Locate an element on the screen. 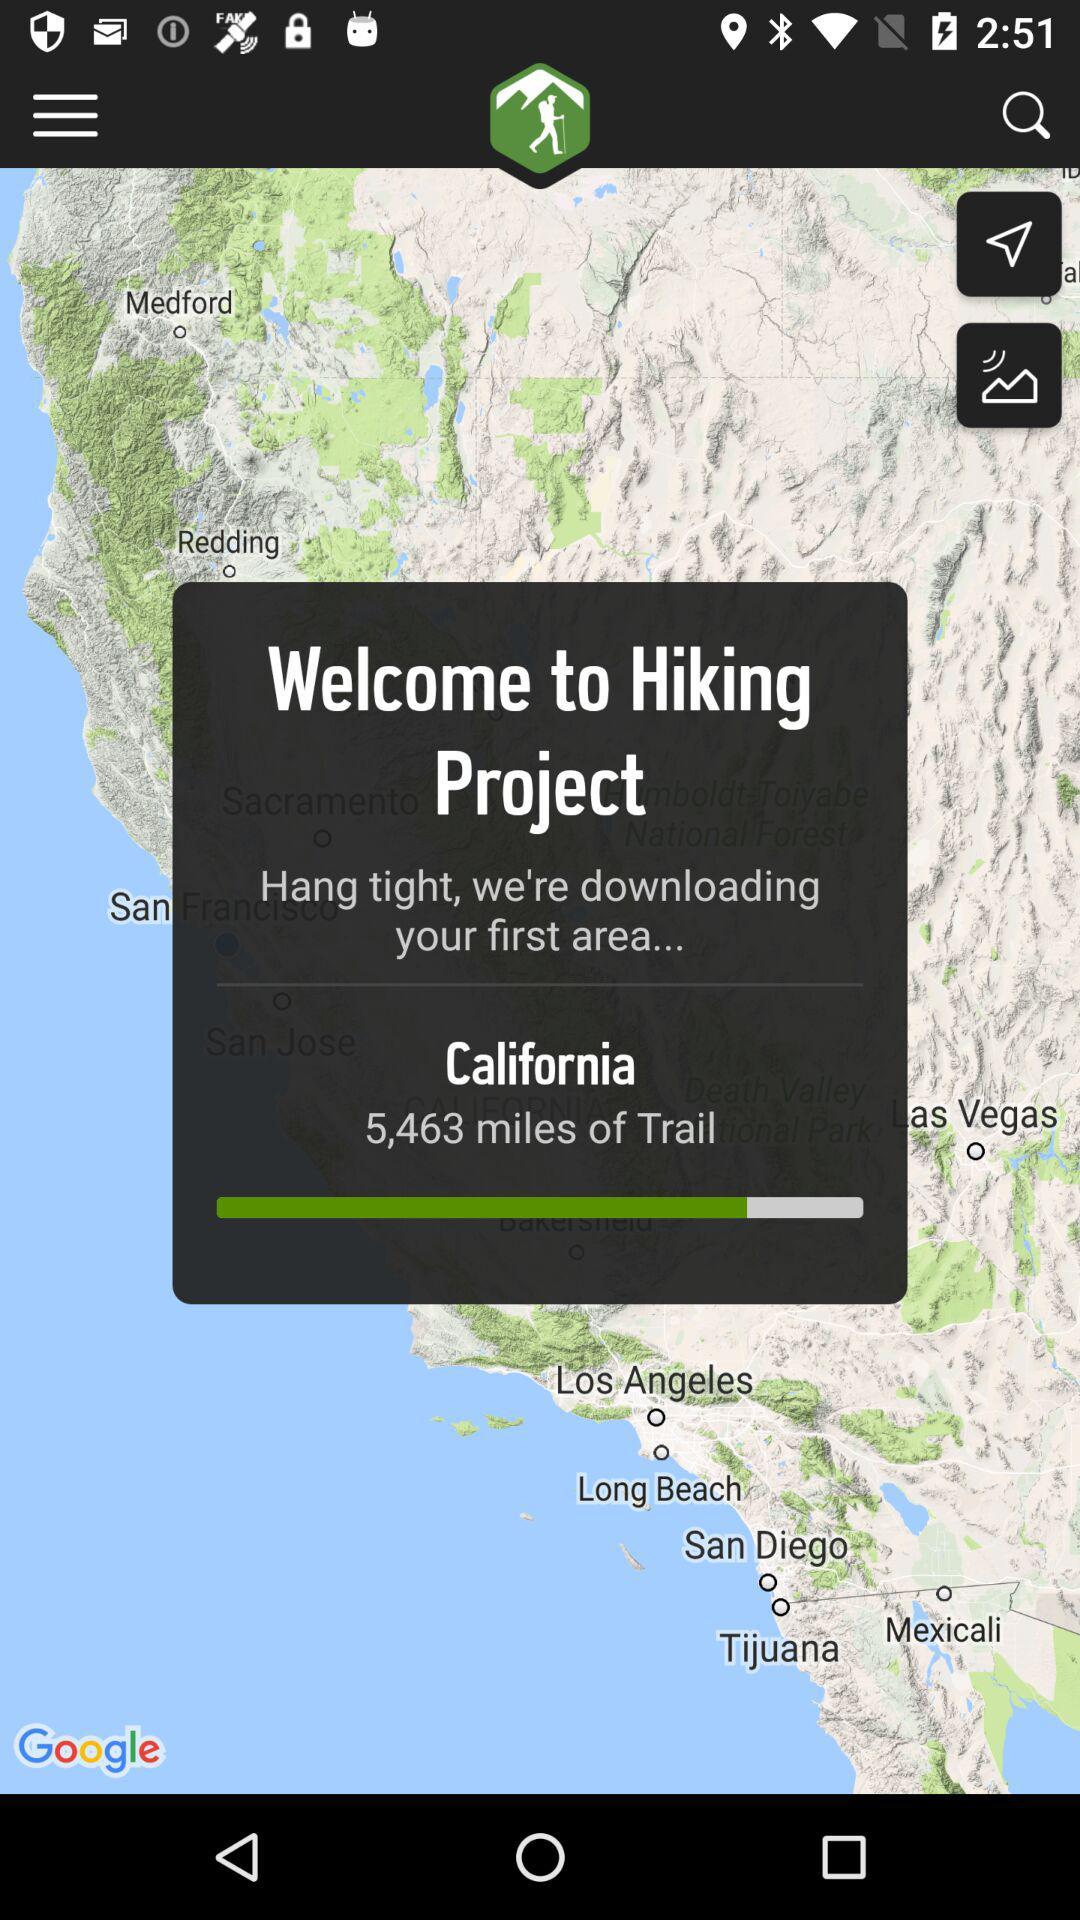 The width and height of the screenshot is (1080, 1920). map is located at coordinates (1009, 380).